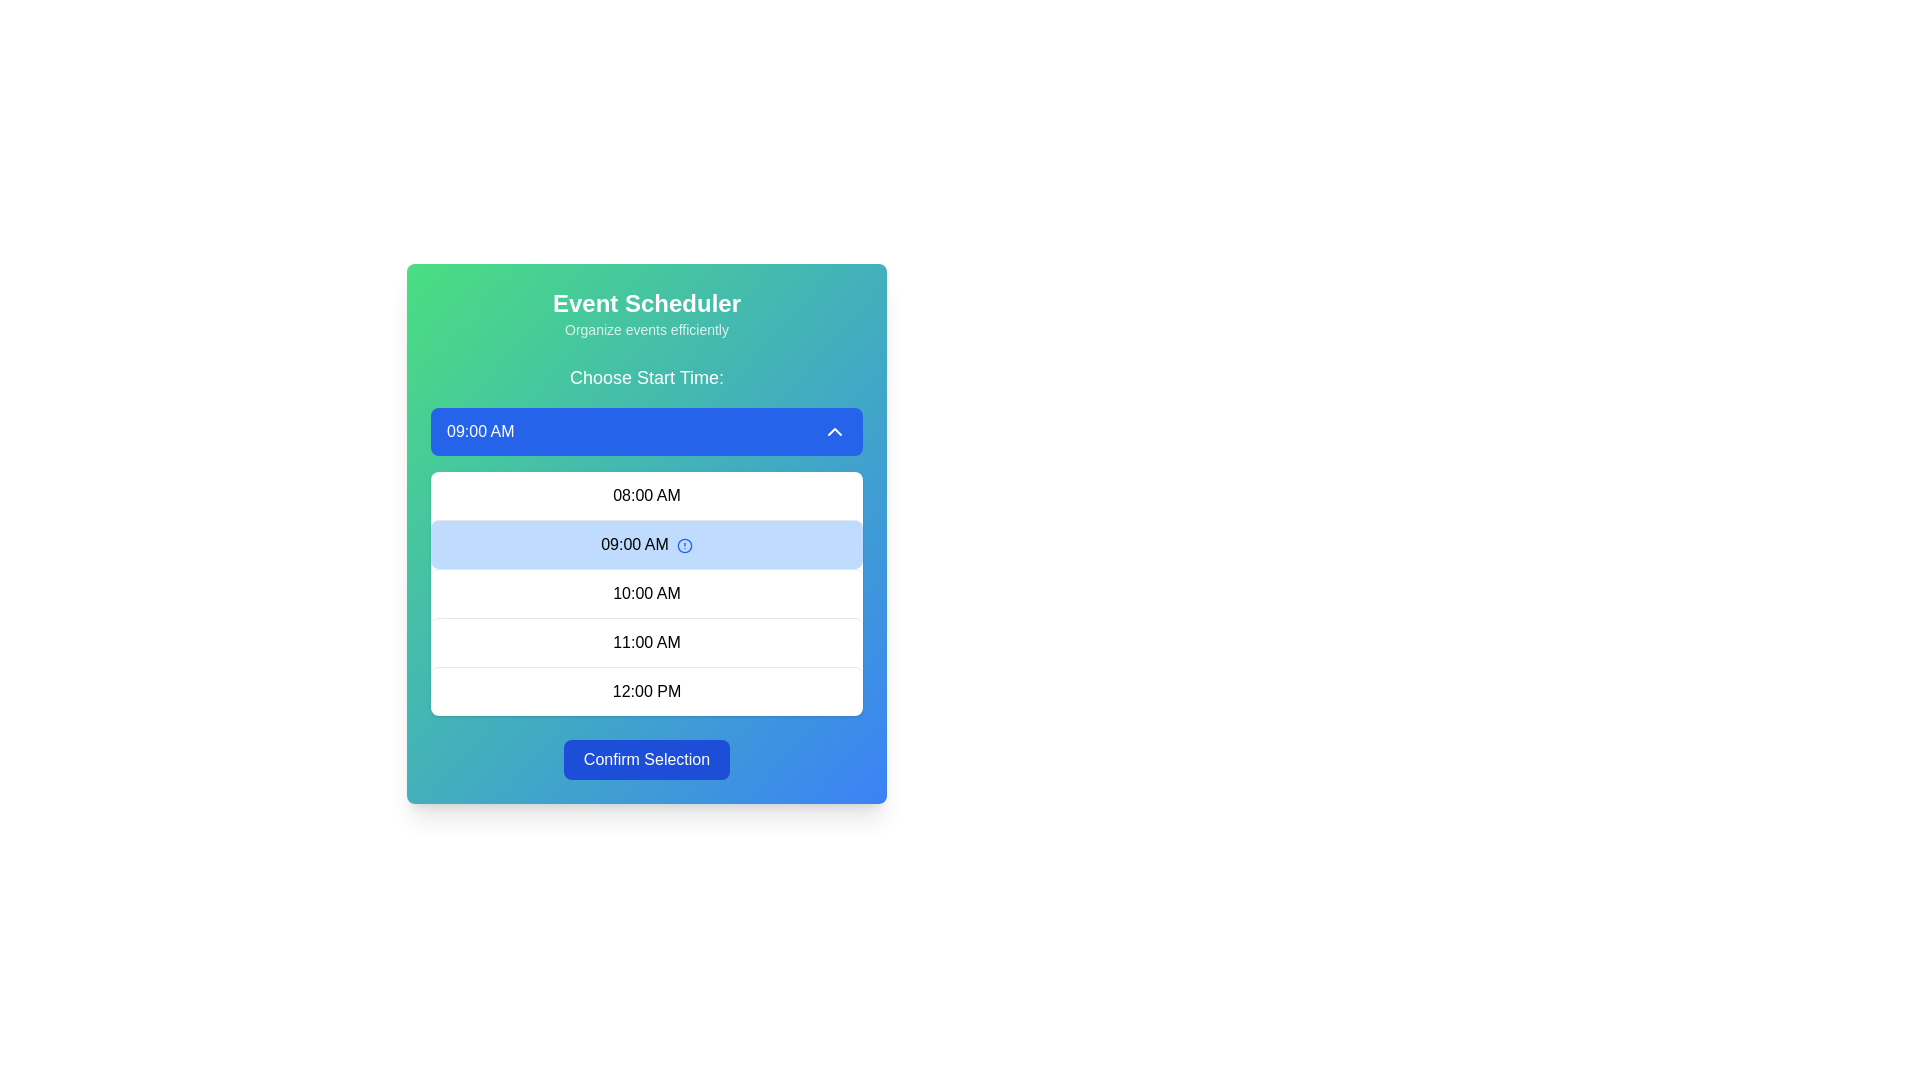 This screenshot has width=1920, height=1080. What do you see at coordinates (647, 532) in the screenshot?
I see `the dropdown menu` at bounding box center [647, 532].